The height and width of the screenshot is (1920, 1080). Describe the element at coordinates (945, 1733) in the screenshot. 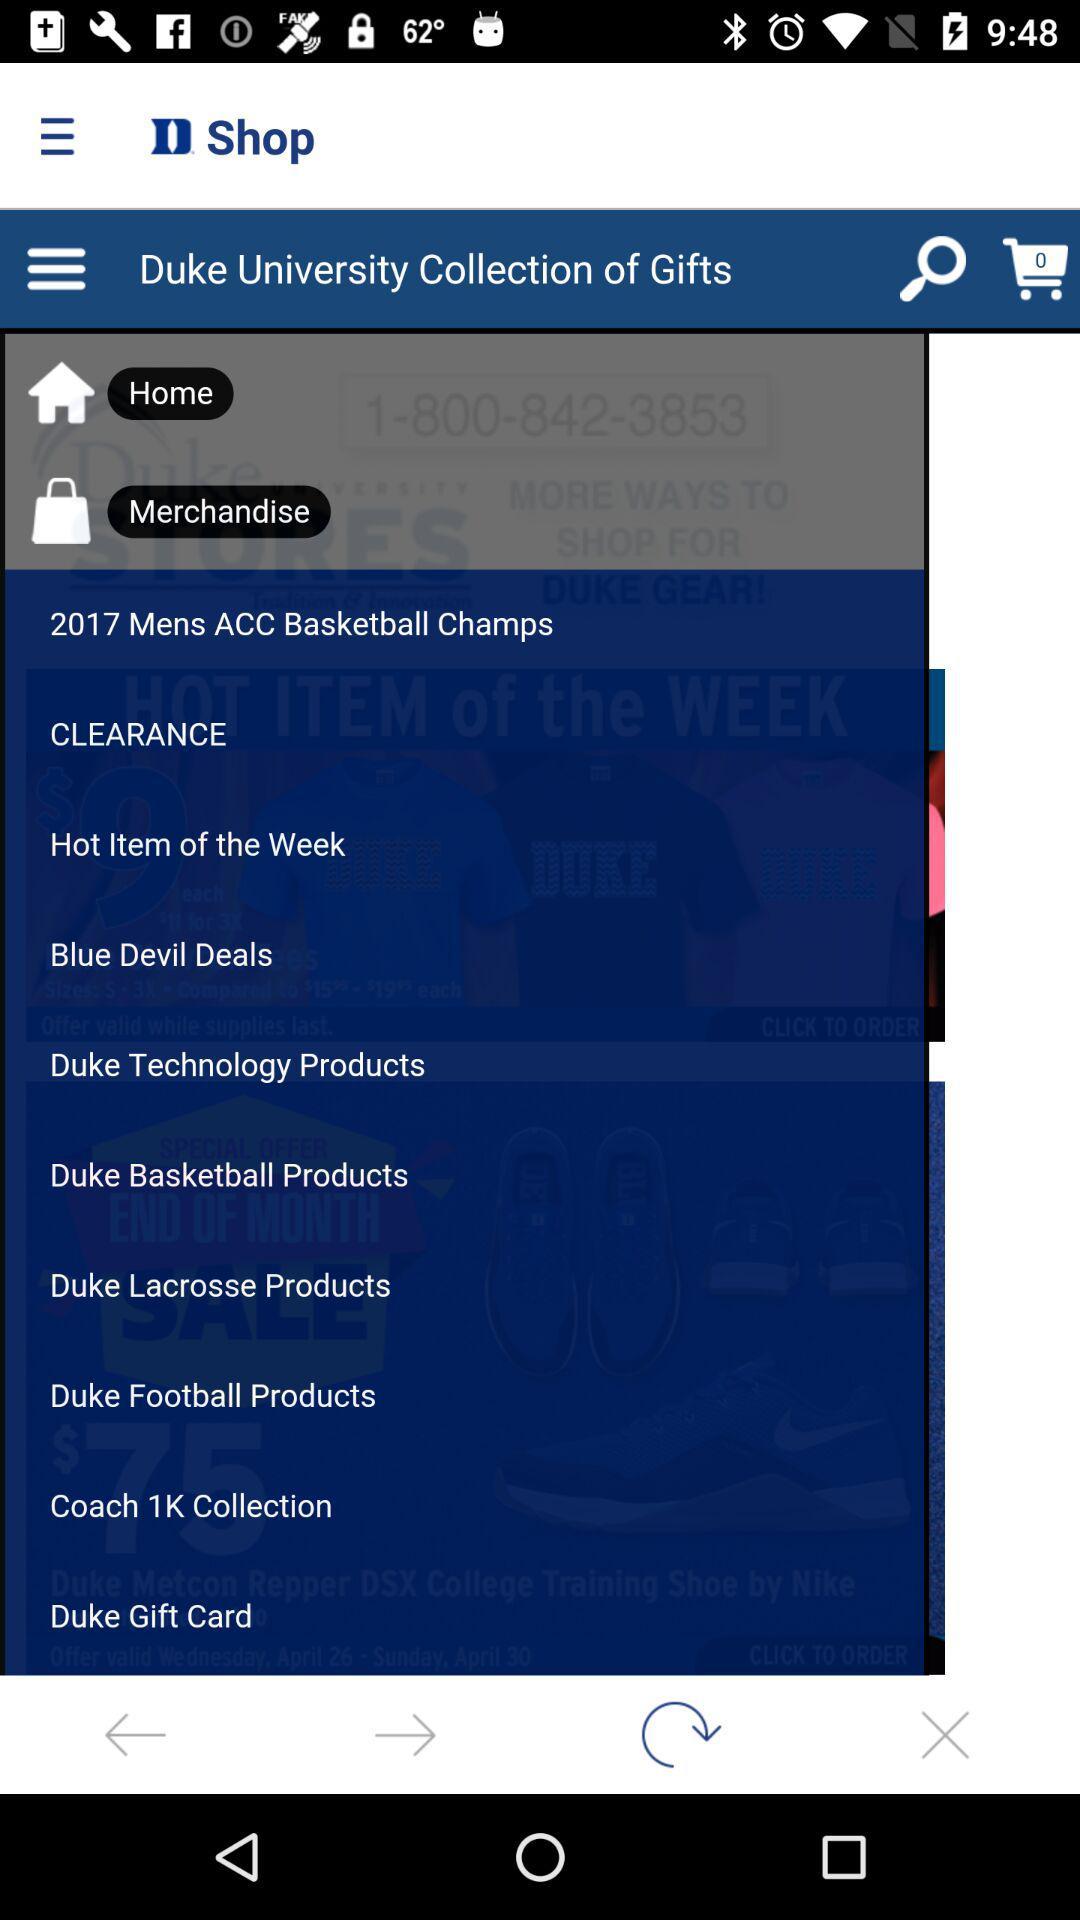

I see `close` at that location.